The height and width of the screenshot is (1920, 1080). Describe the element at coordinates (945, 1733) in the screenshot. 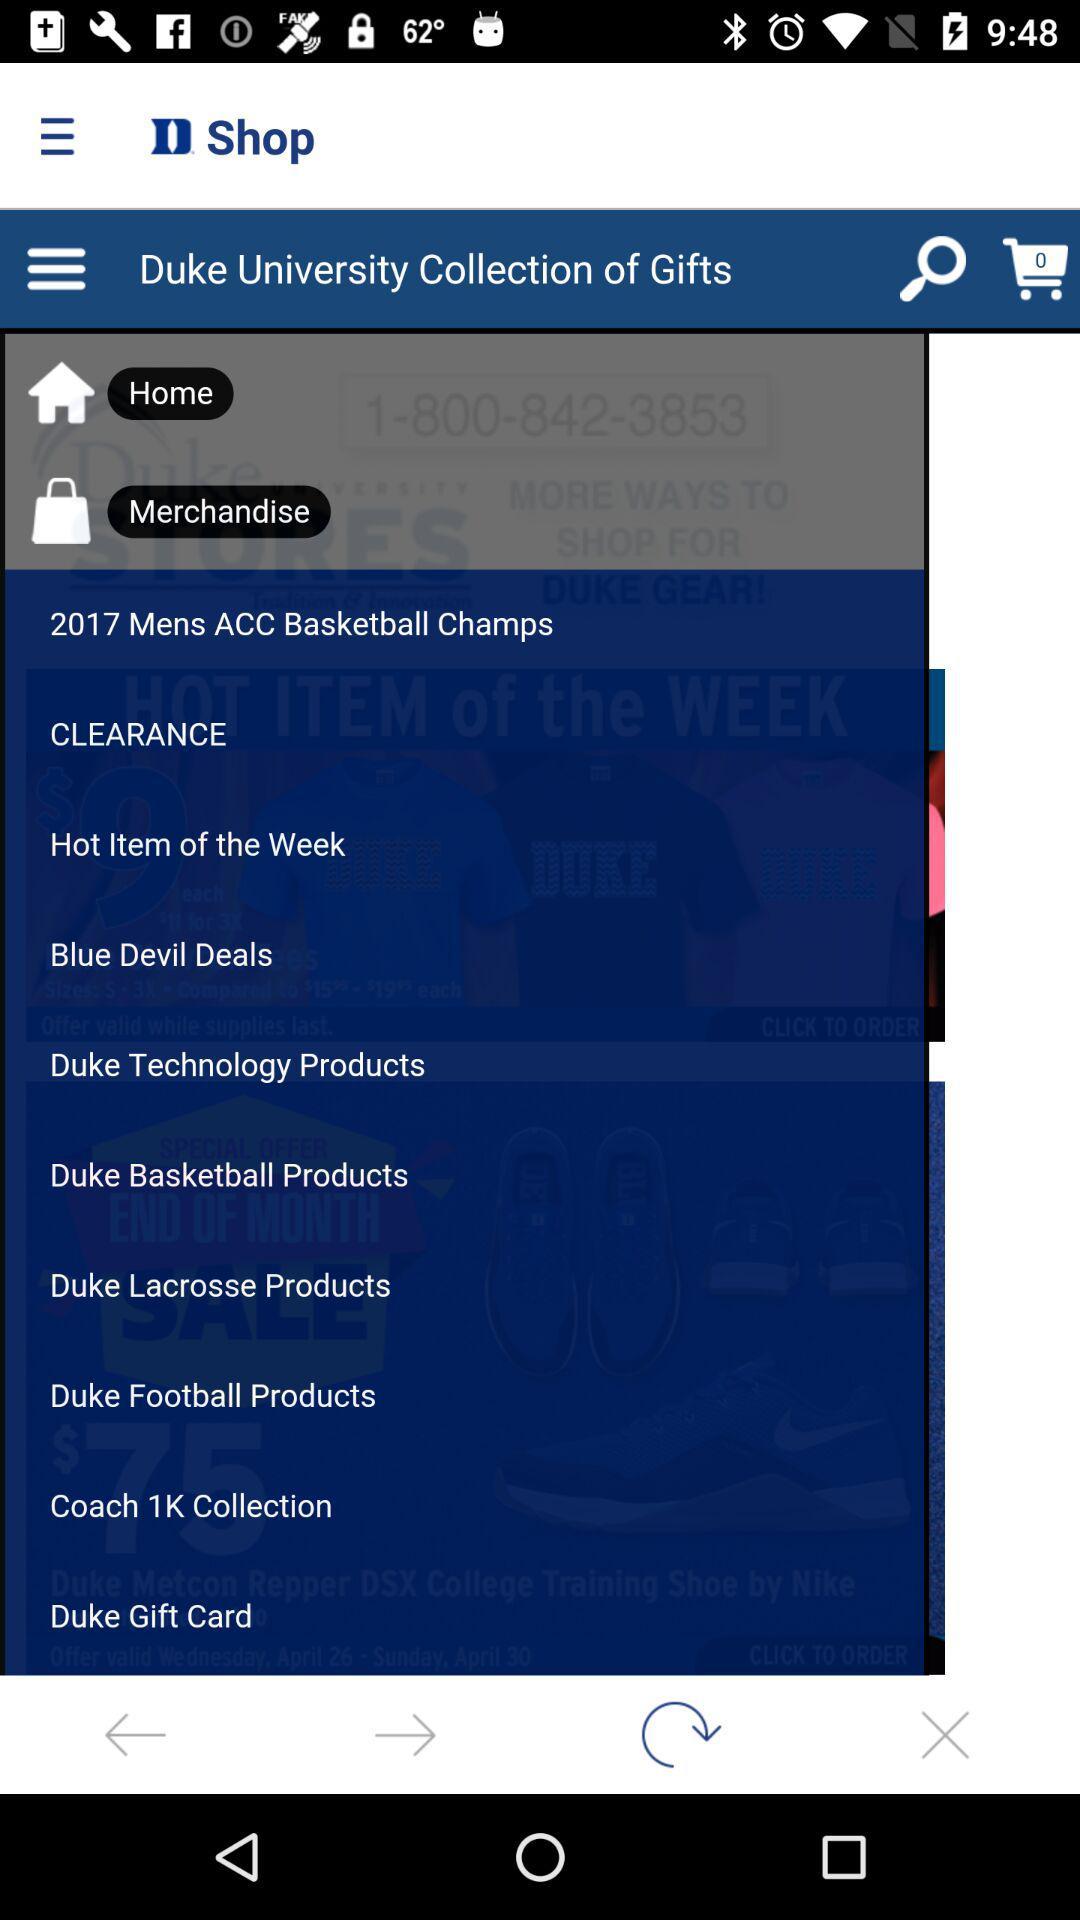

I see `close` at that location.